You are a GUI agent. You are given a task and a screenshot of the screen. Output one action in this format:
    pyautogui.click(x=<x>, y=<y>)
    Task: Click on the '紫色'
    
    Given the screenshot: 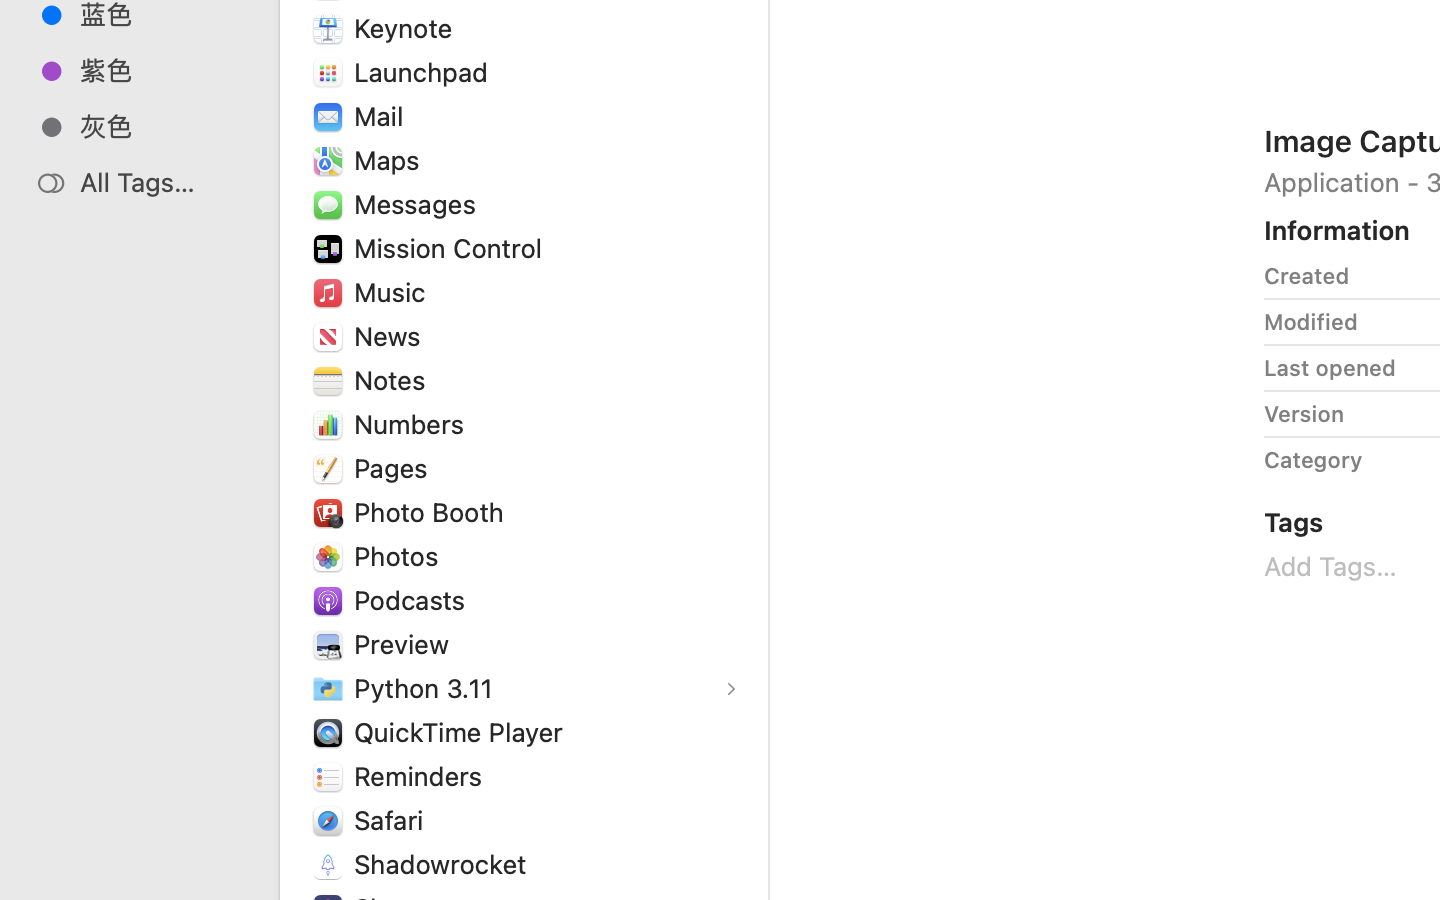 What is the action you would take?
    pyautogui.click(x=159, y=69)
    